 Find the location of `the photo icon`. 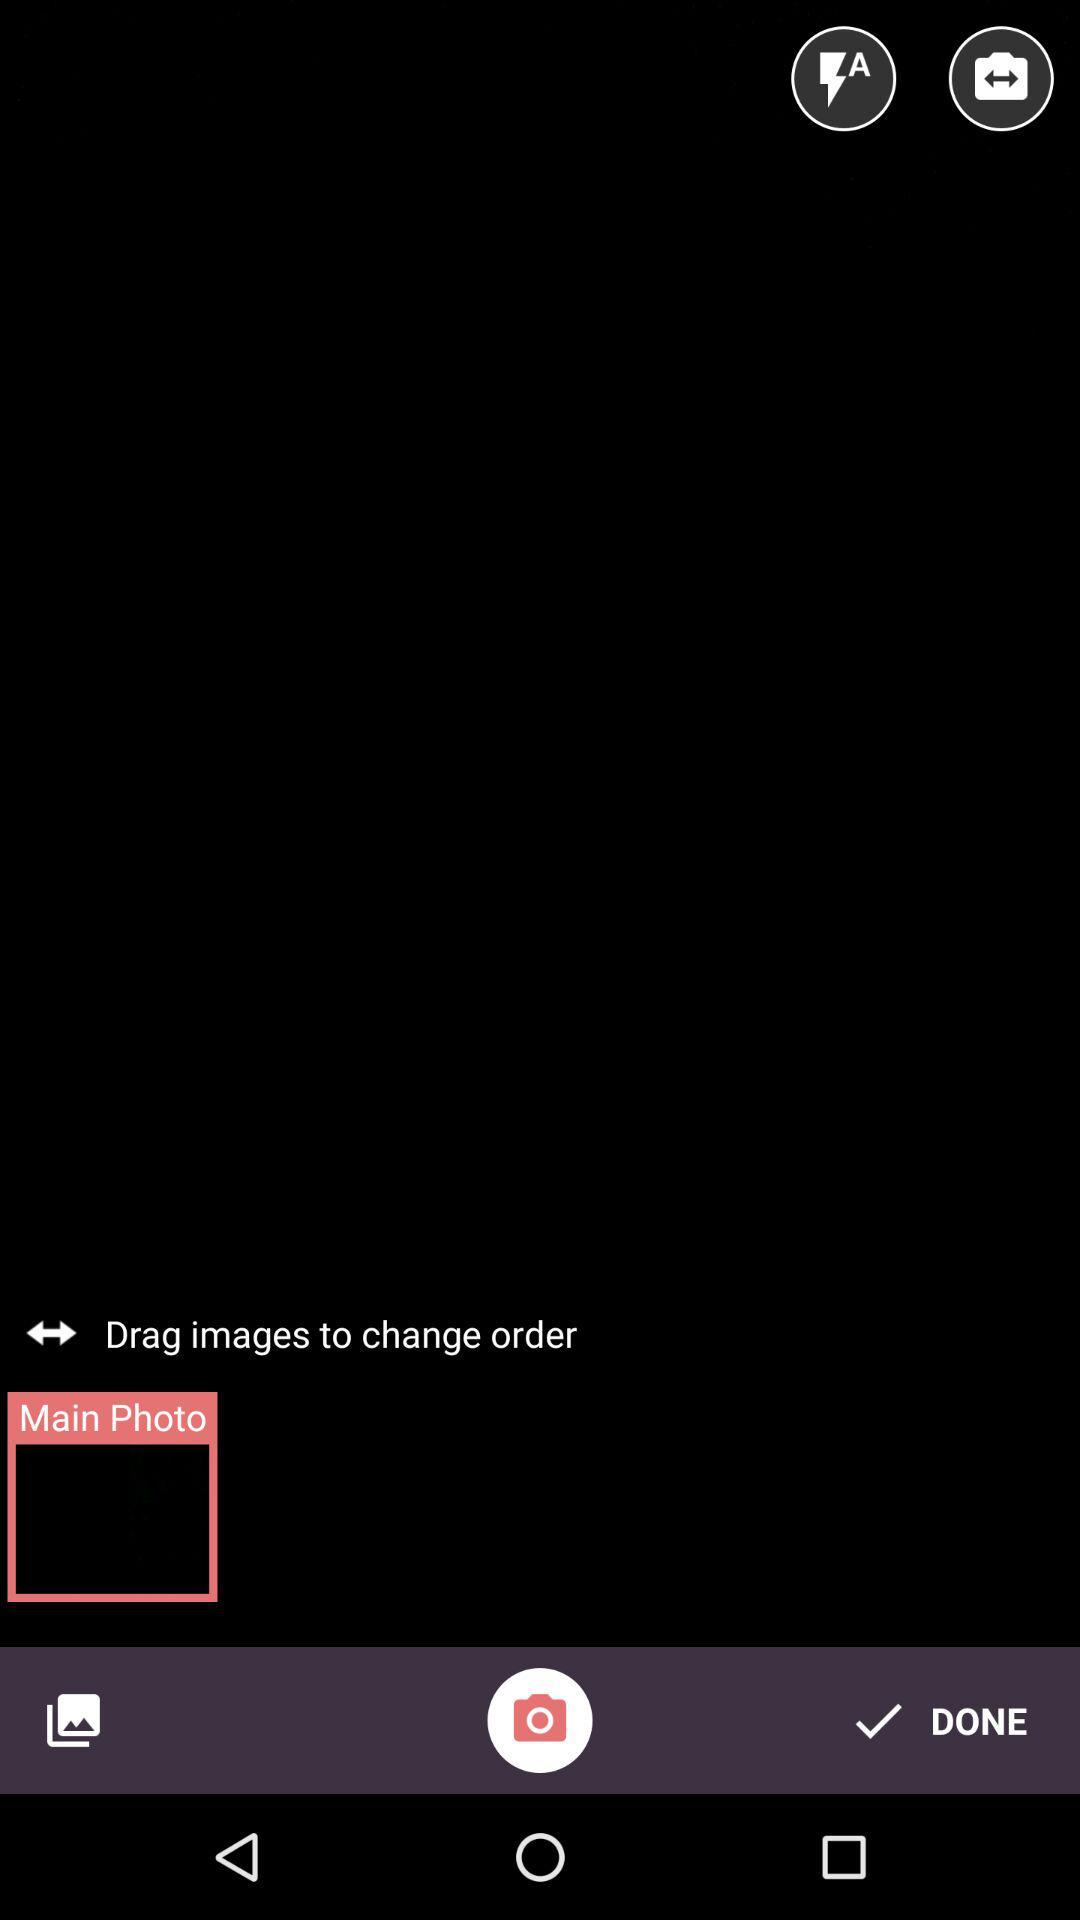

the photo icon is located at coordinates (540, 1719).